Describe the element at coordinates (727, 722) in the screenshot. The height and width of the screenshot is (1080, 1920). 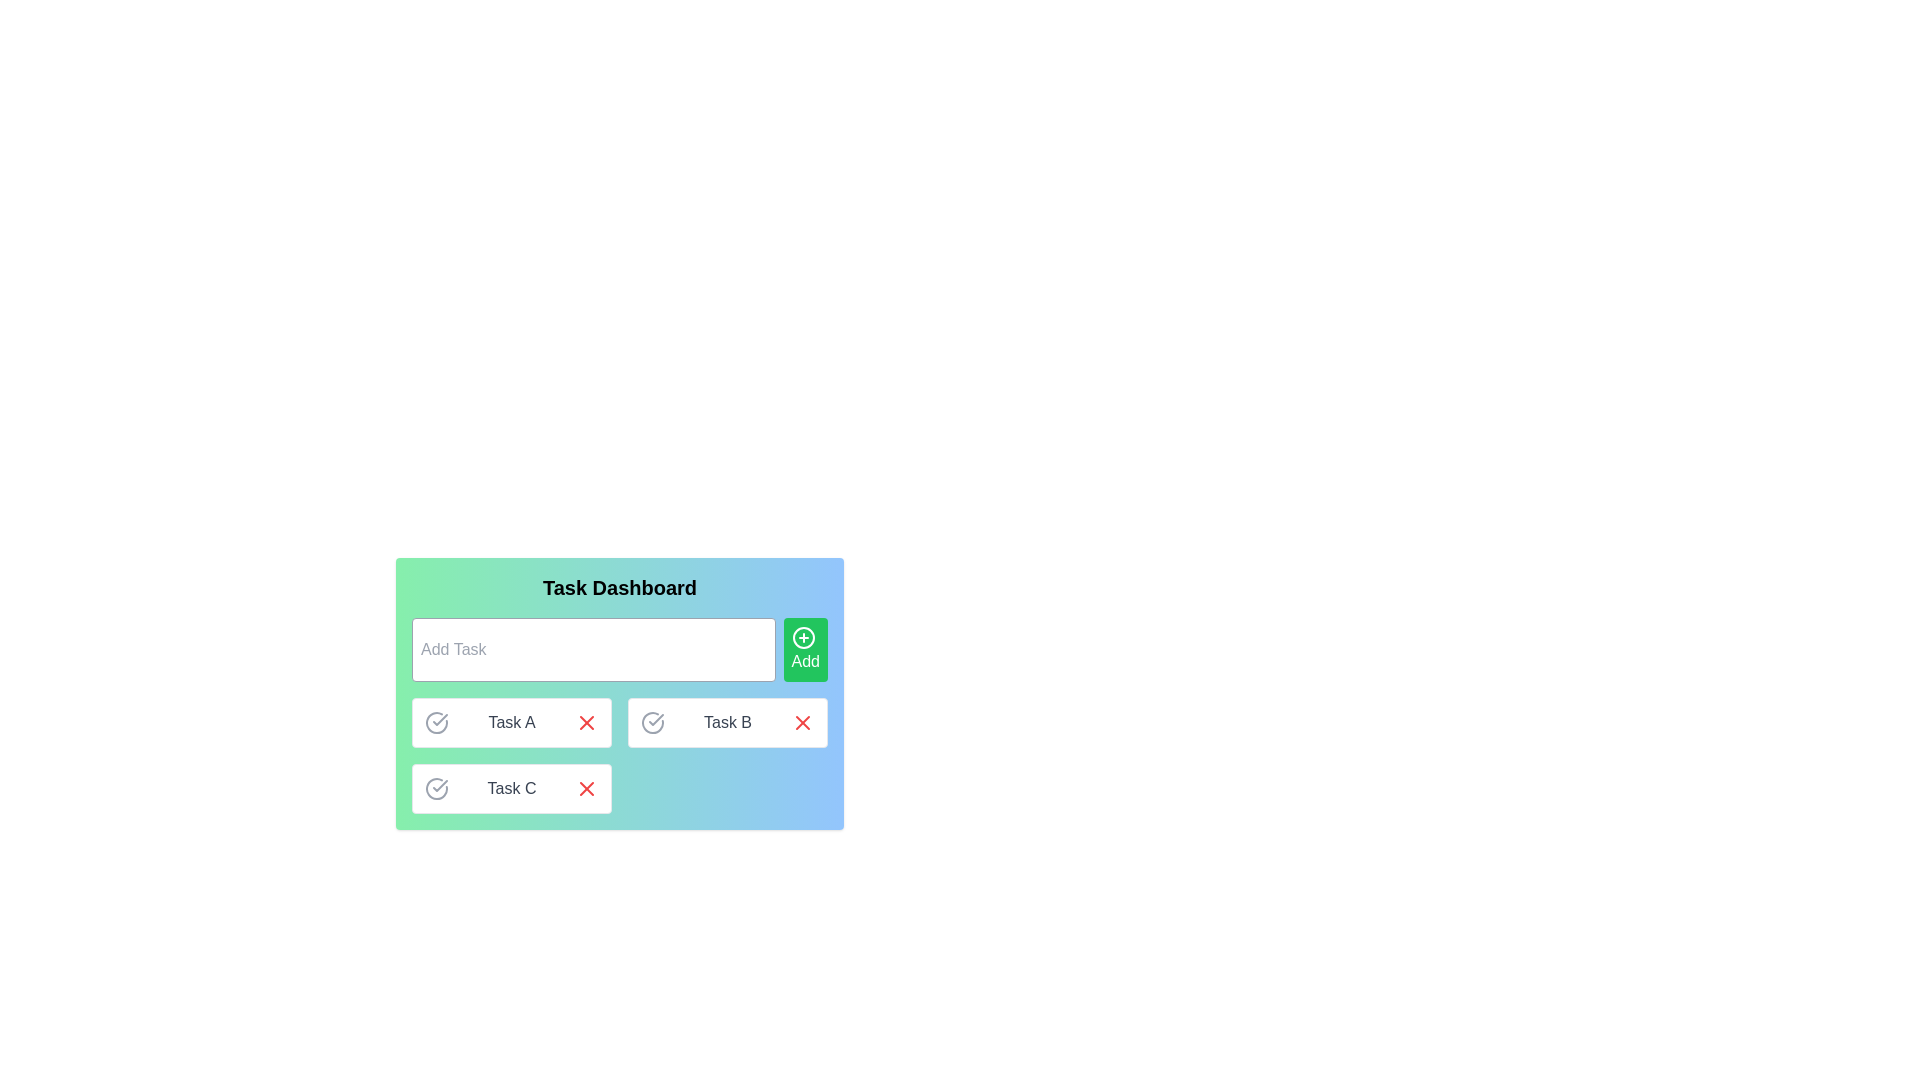
I see `task name 'Task B' displayed in the center of the task item, which is a rectangular box with a white background and contains interactive icons for marking completion and deletion` at that location.